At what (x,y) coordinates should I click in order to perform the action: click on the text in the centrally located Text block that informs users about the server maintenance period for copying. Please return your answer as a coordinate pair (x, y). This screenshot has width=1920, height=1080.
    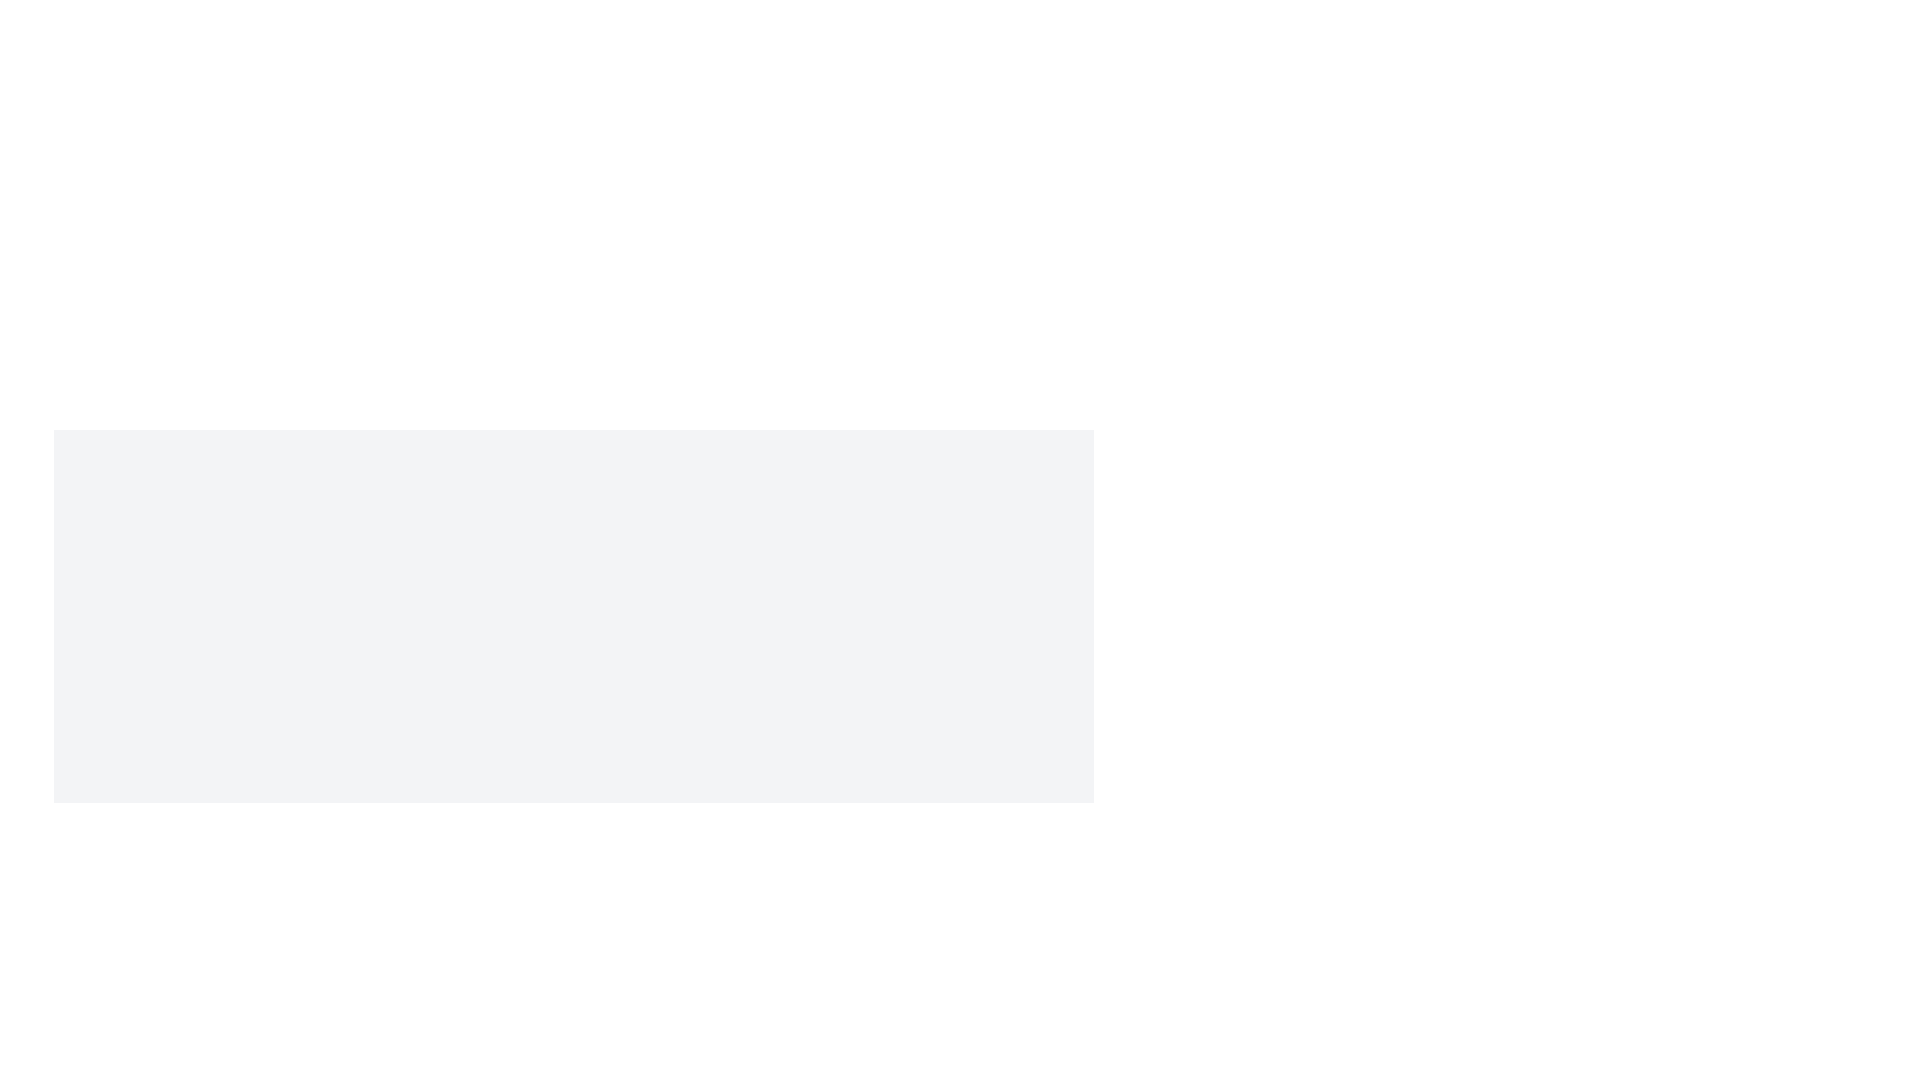
    Looking at the image, I should click on (575, 956).